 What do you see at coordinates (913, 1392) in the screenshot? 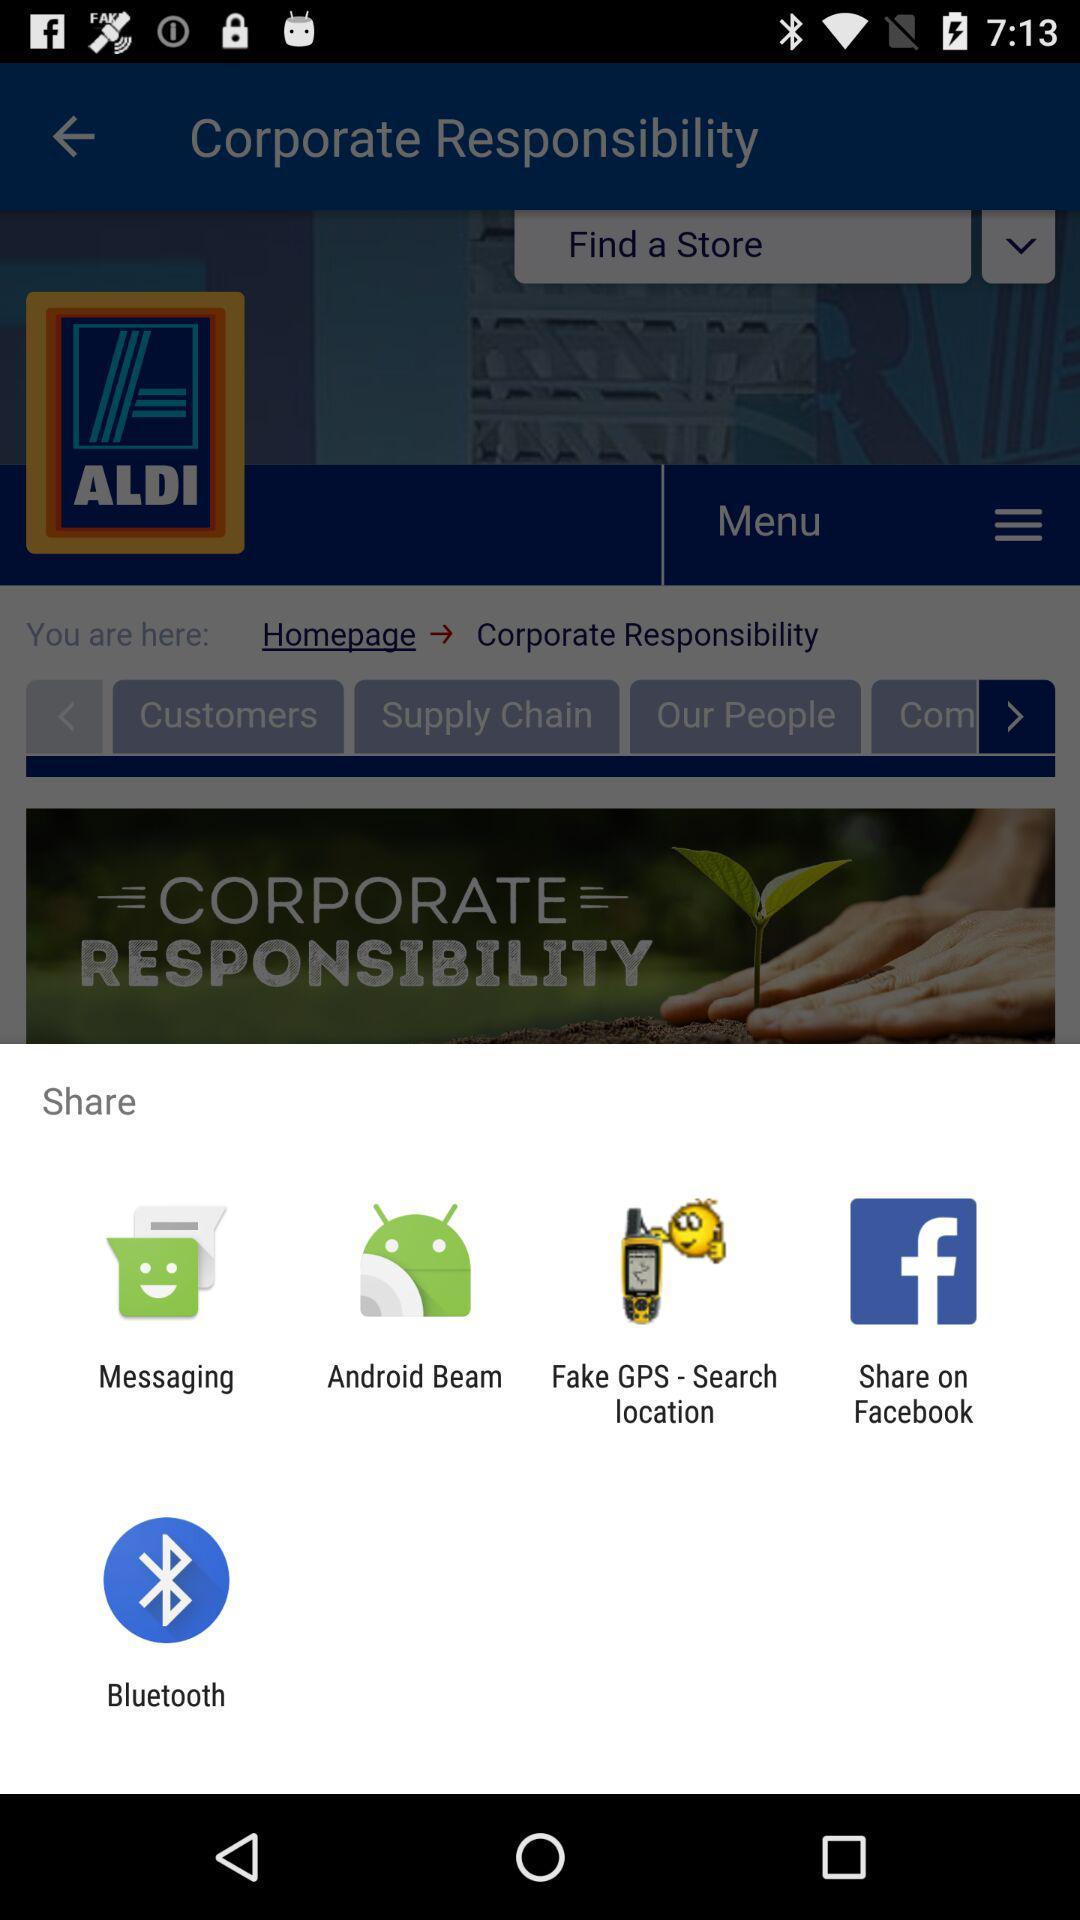
I see `share on facebook app` at bounding box center [913, 1392].